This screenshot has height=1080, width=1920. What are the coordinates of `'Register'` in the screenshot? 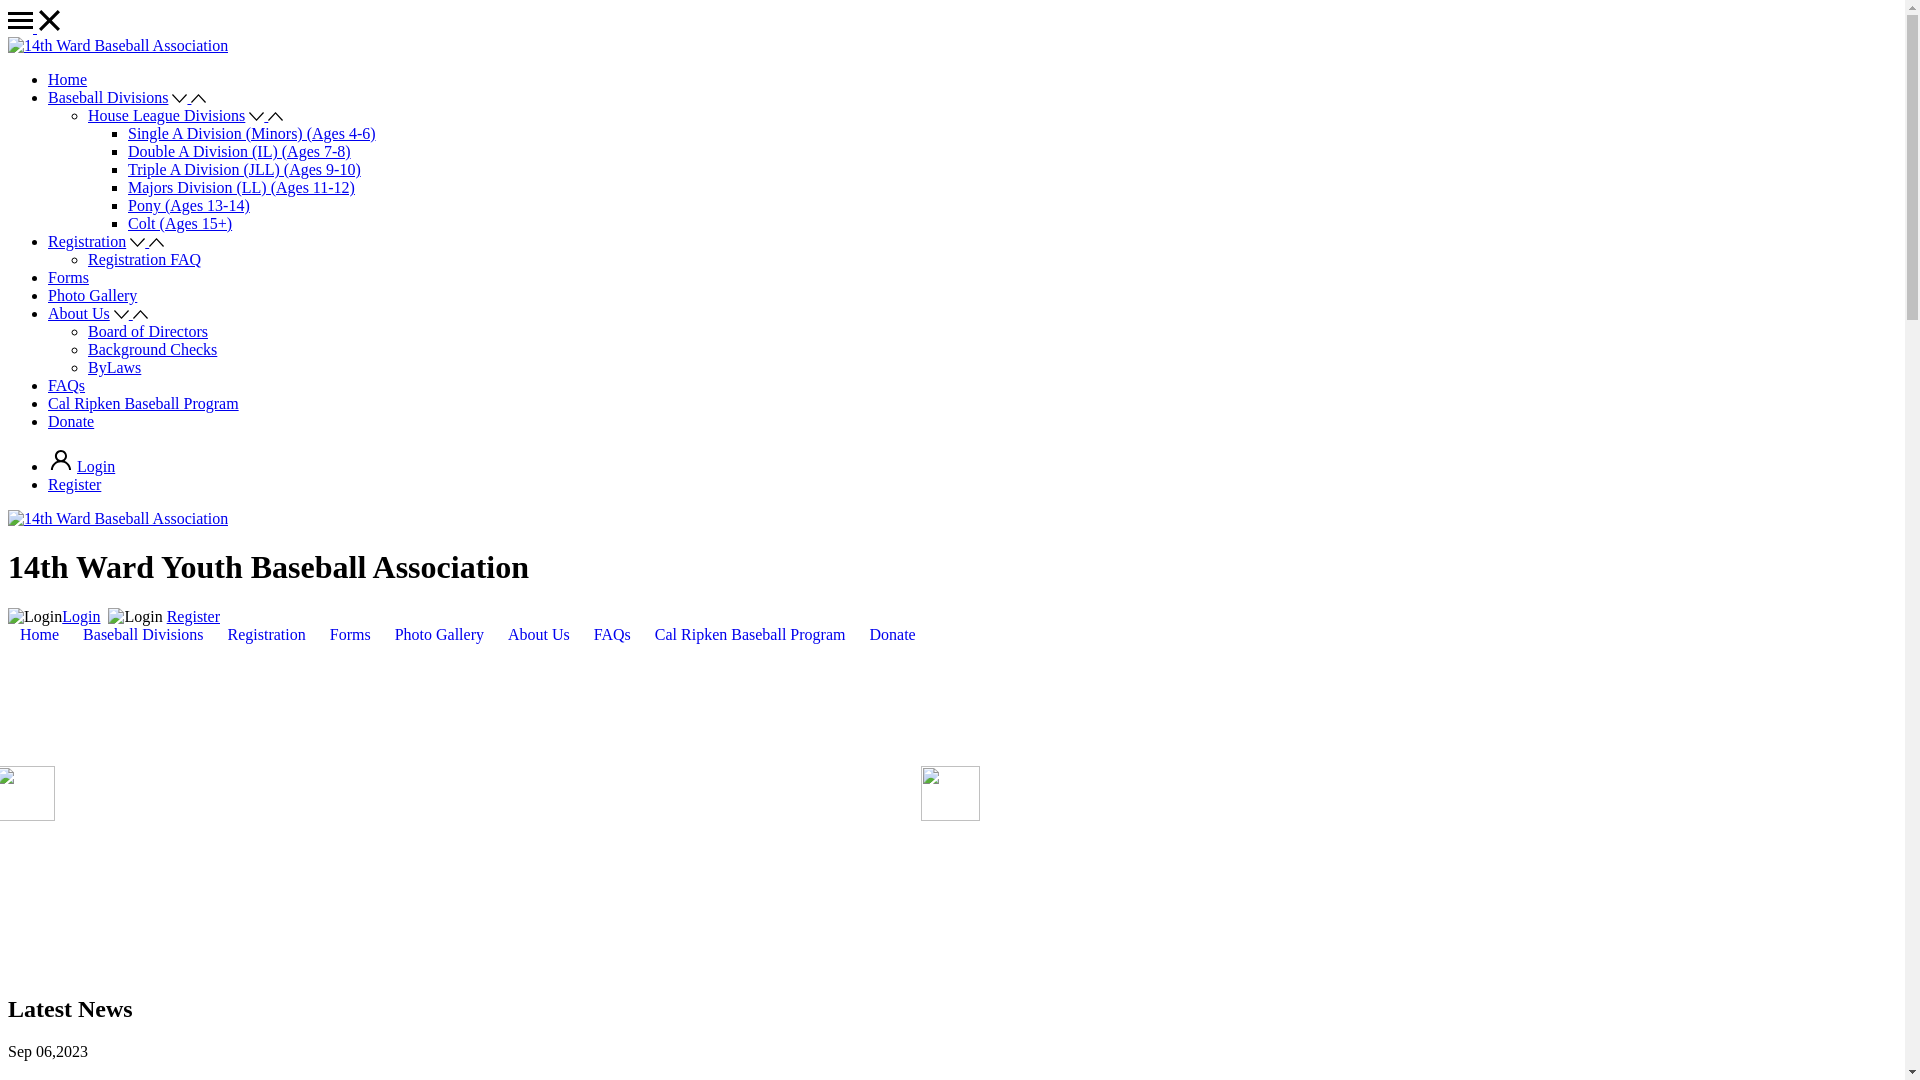 It's located at (193, 615).